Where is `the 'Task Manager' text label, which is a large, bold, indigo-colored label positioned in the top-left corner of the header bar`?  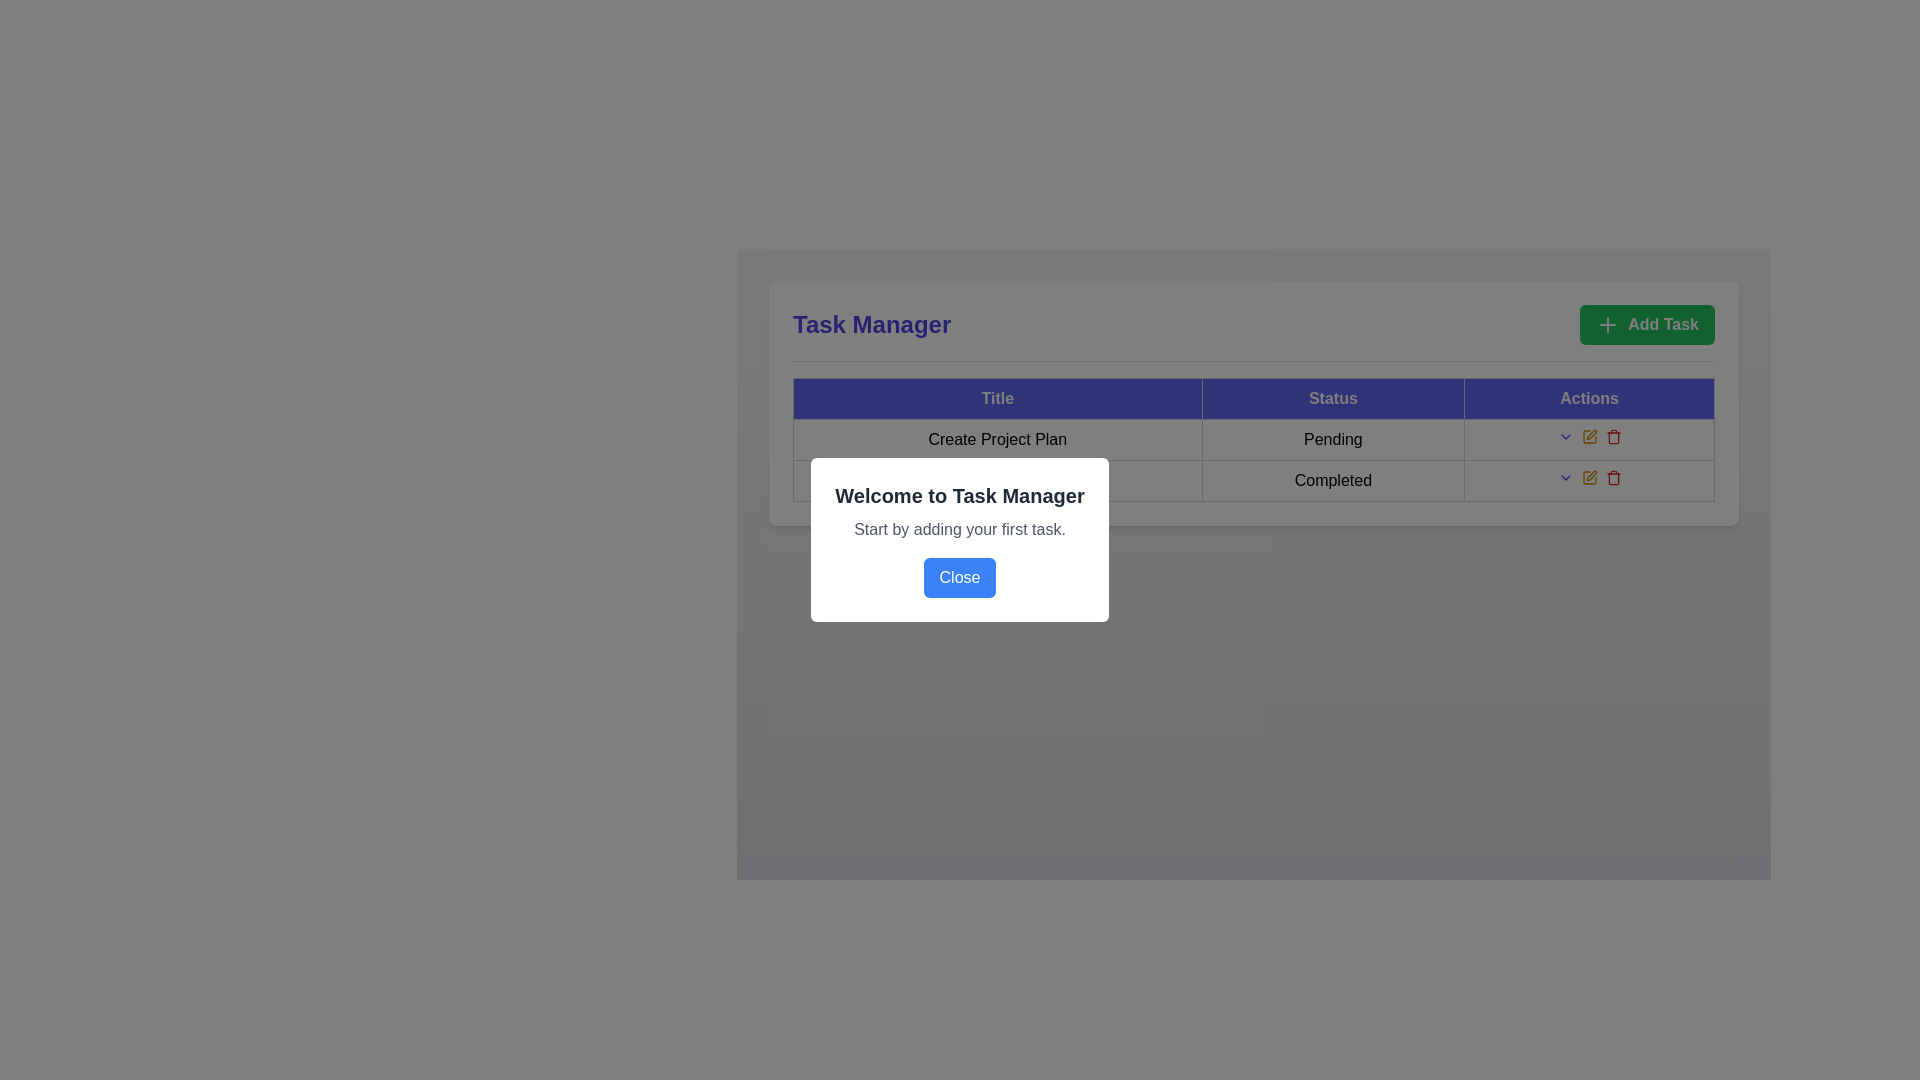 the 'Task Manager' text label, which is a large, bold, indigo-colored label positioned in the top-left corner of the header bar is located at coordinates (872, 323).